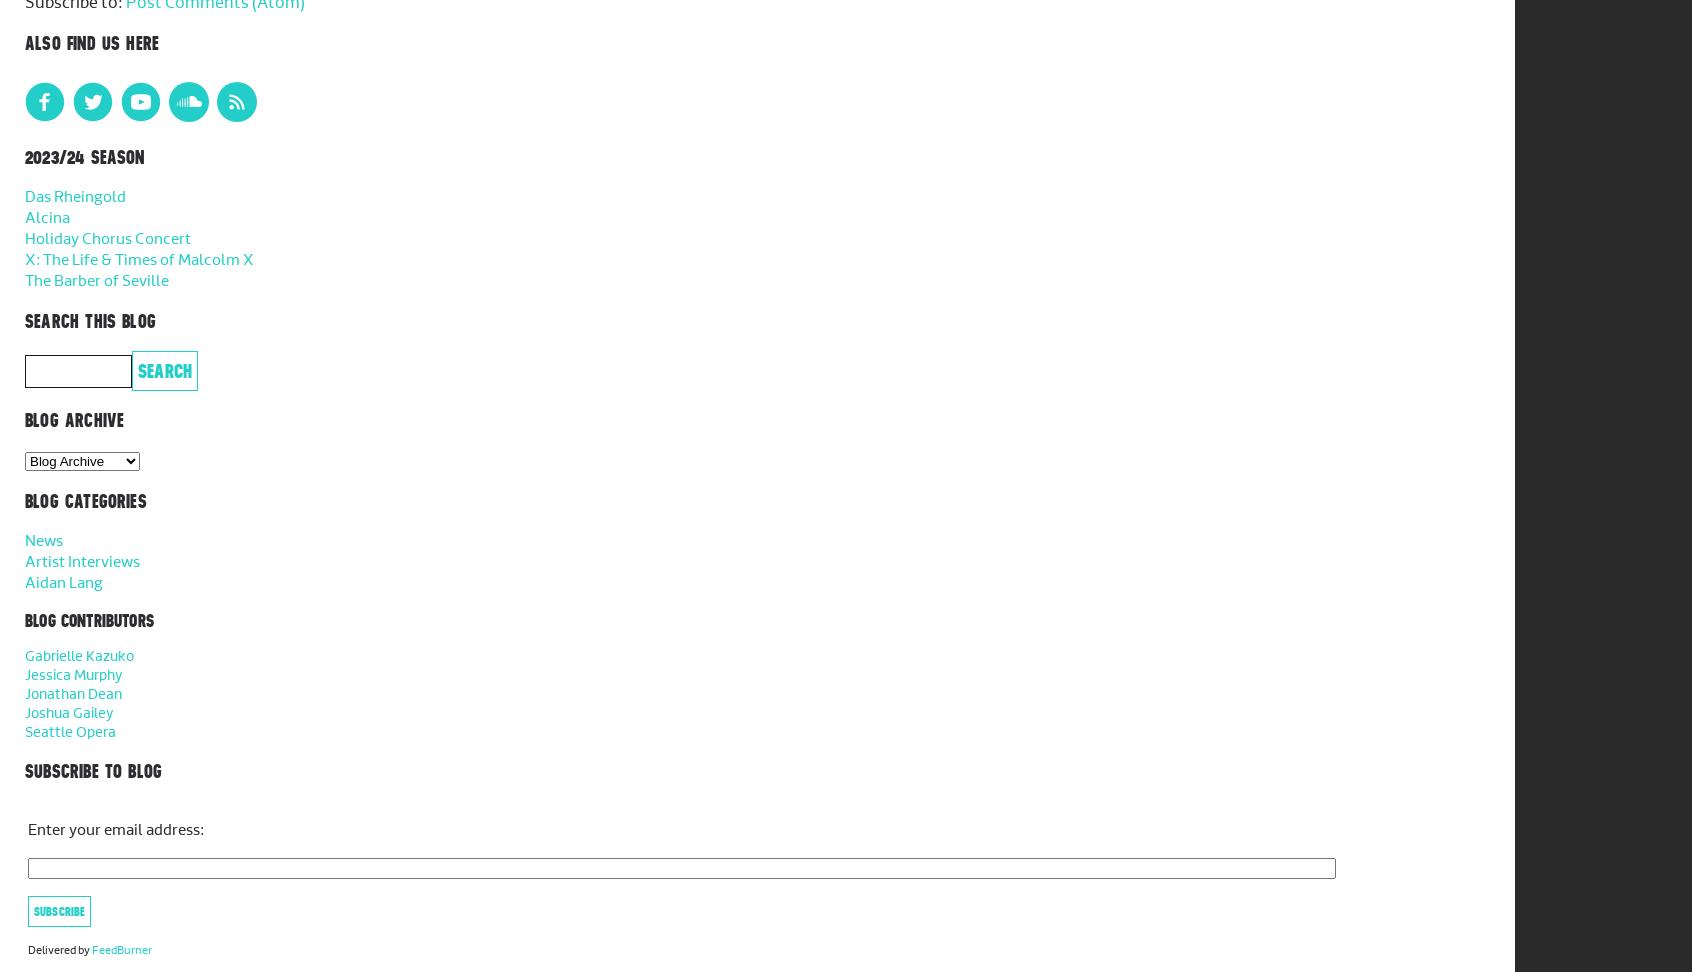  I want to click on 'Jonathan Dean', so click(73, 693).